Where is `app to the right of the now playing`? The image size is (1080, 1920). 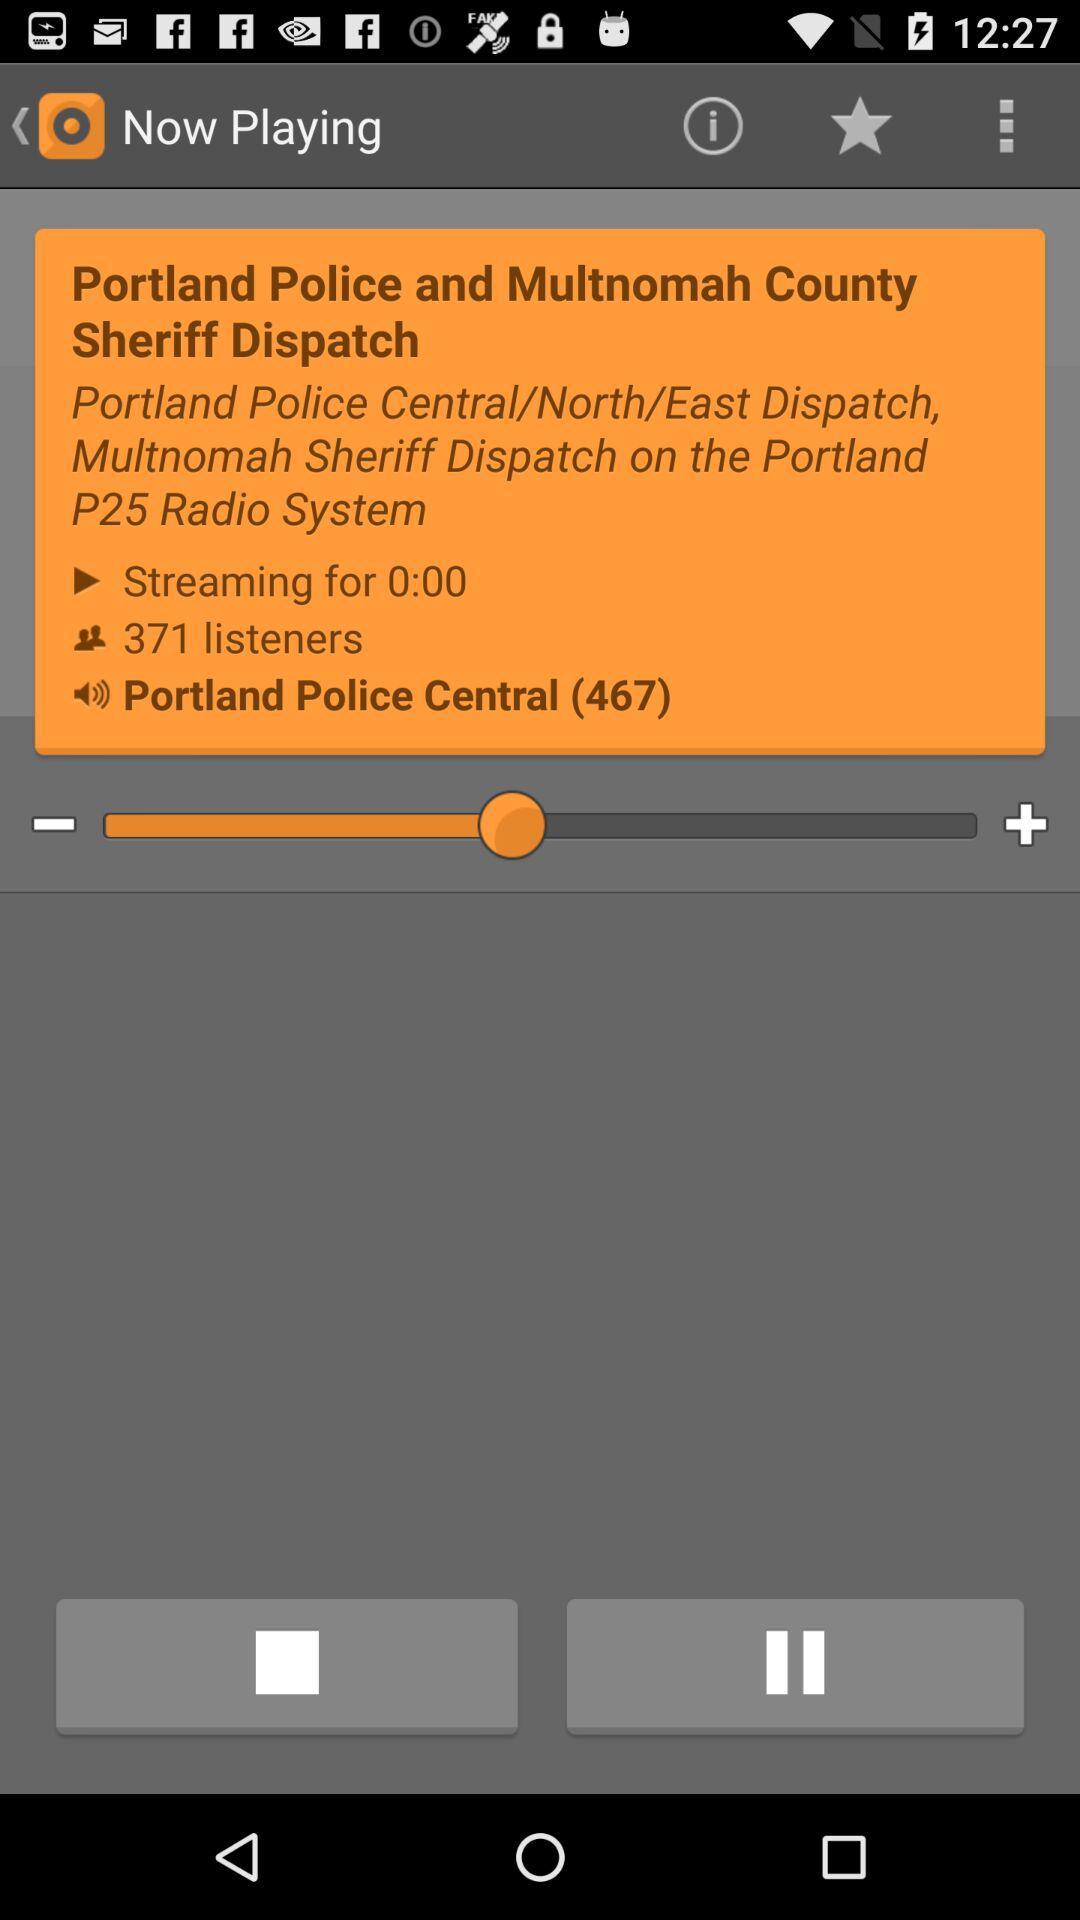 app to the right of the now playing is located at coordinates (711, 124).